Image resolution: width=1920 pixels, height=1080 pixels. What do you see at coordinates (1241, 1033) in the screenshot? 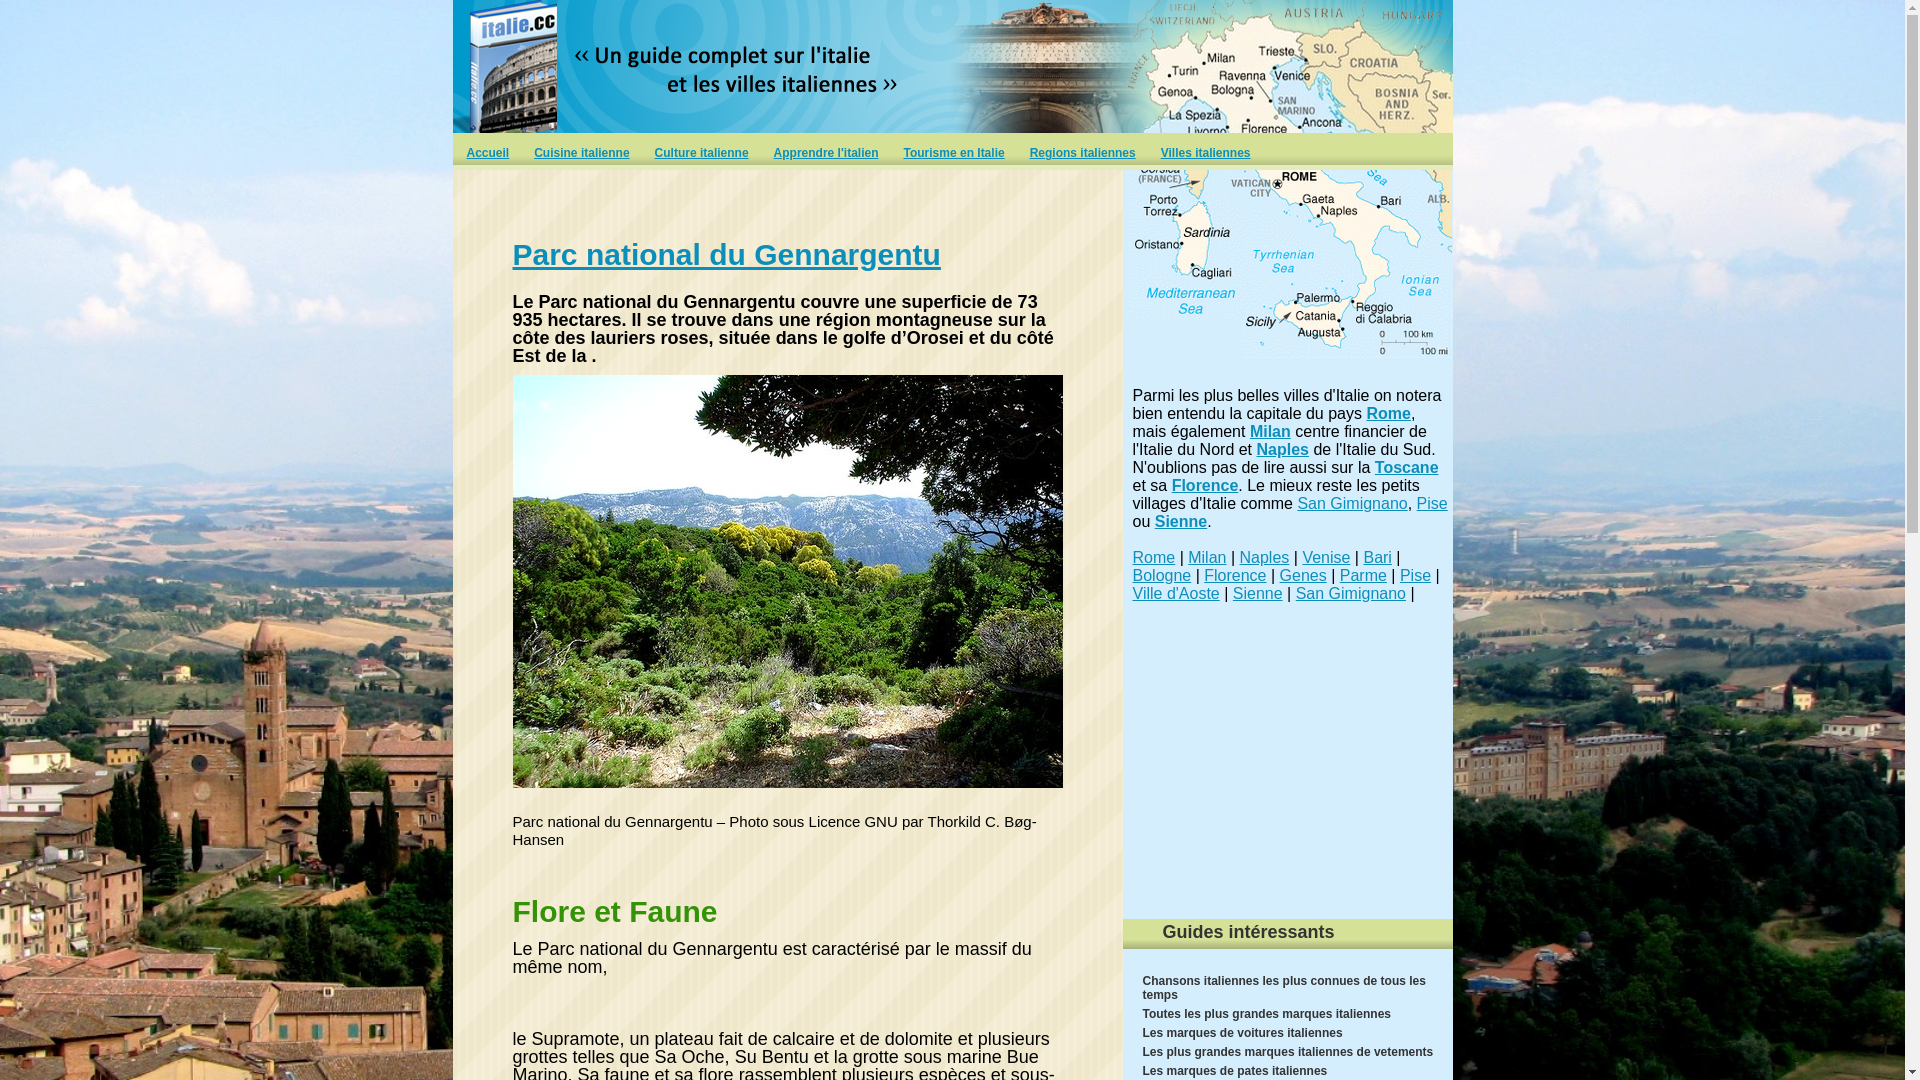
I see `'Les marques de voitures italiennes'` at bounding box center [1241, 1033].